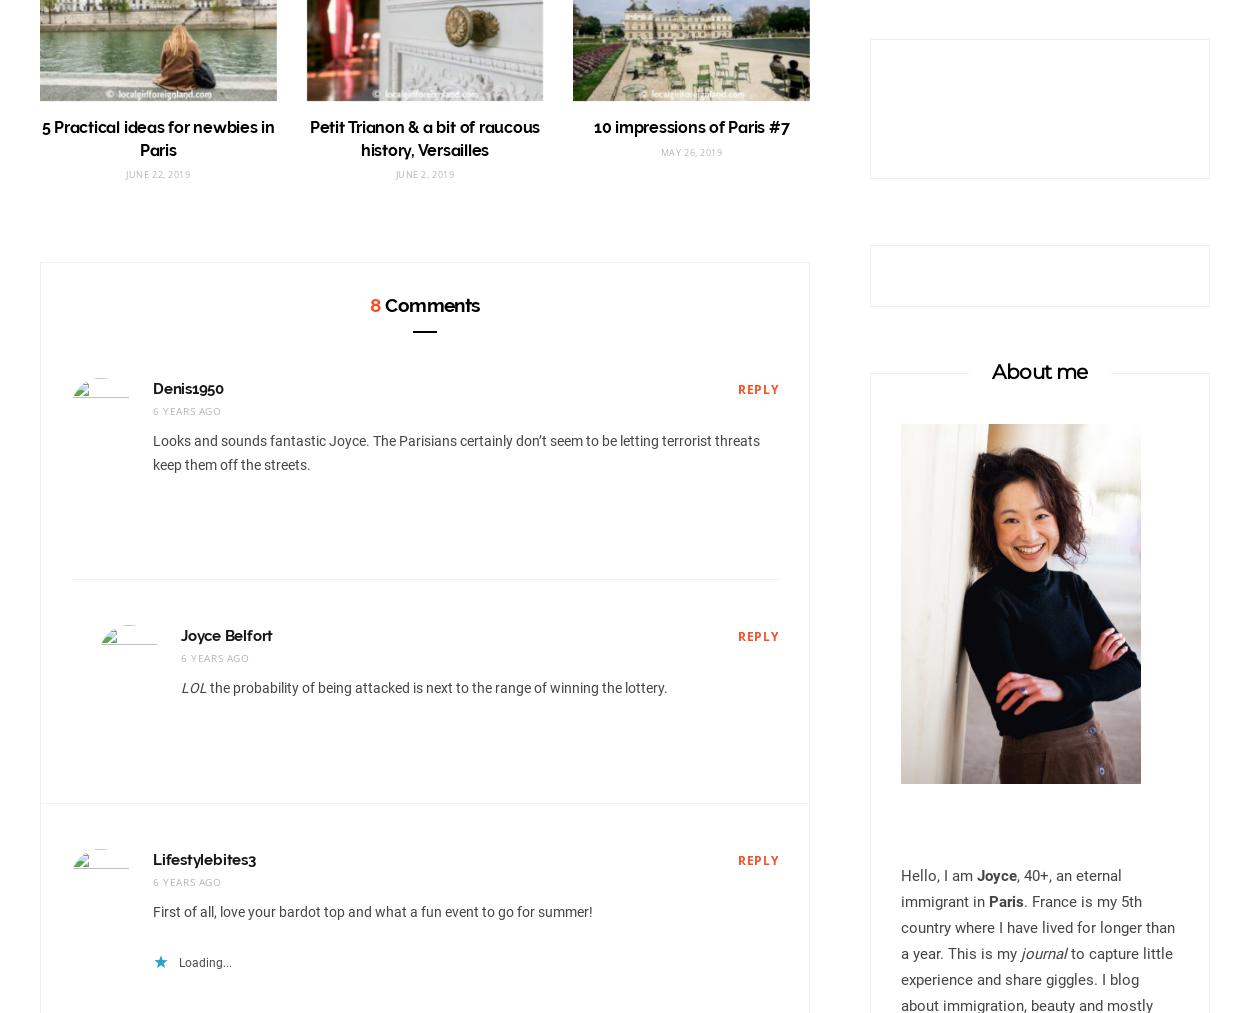 The height and width of the screenshot is (1013, 1250). What do you see at coordinates (1044, 953) in the screenshot?
I see `'journal'` at bounding box center [1044, 953].